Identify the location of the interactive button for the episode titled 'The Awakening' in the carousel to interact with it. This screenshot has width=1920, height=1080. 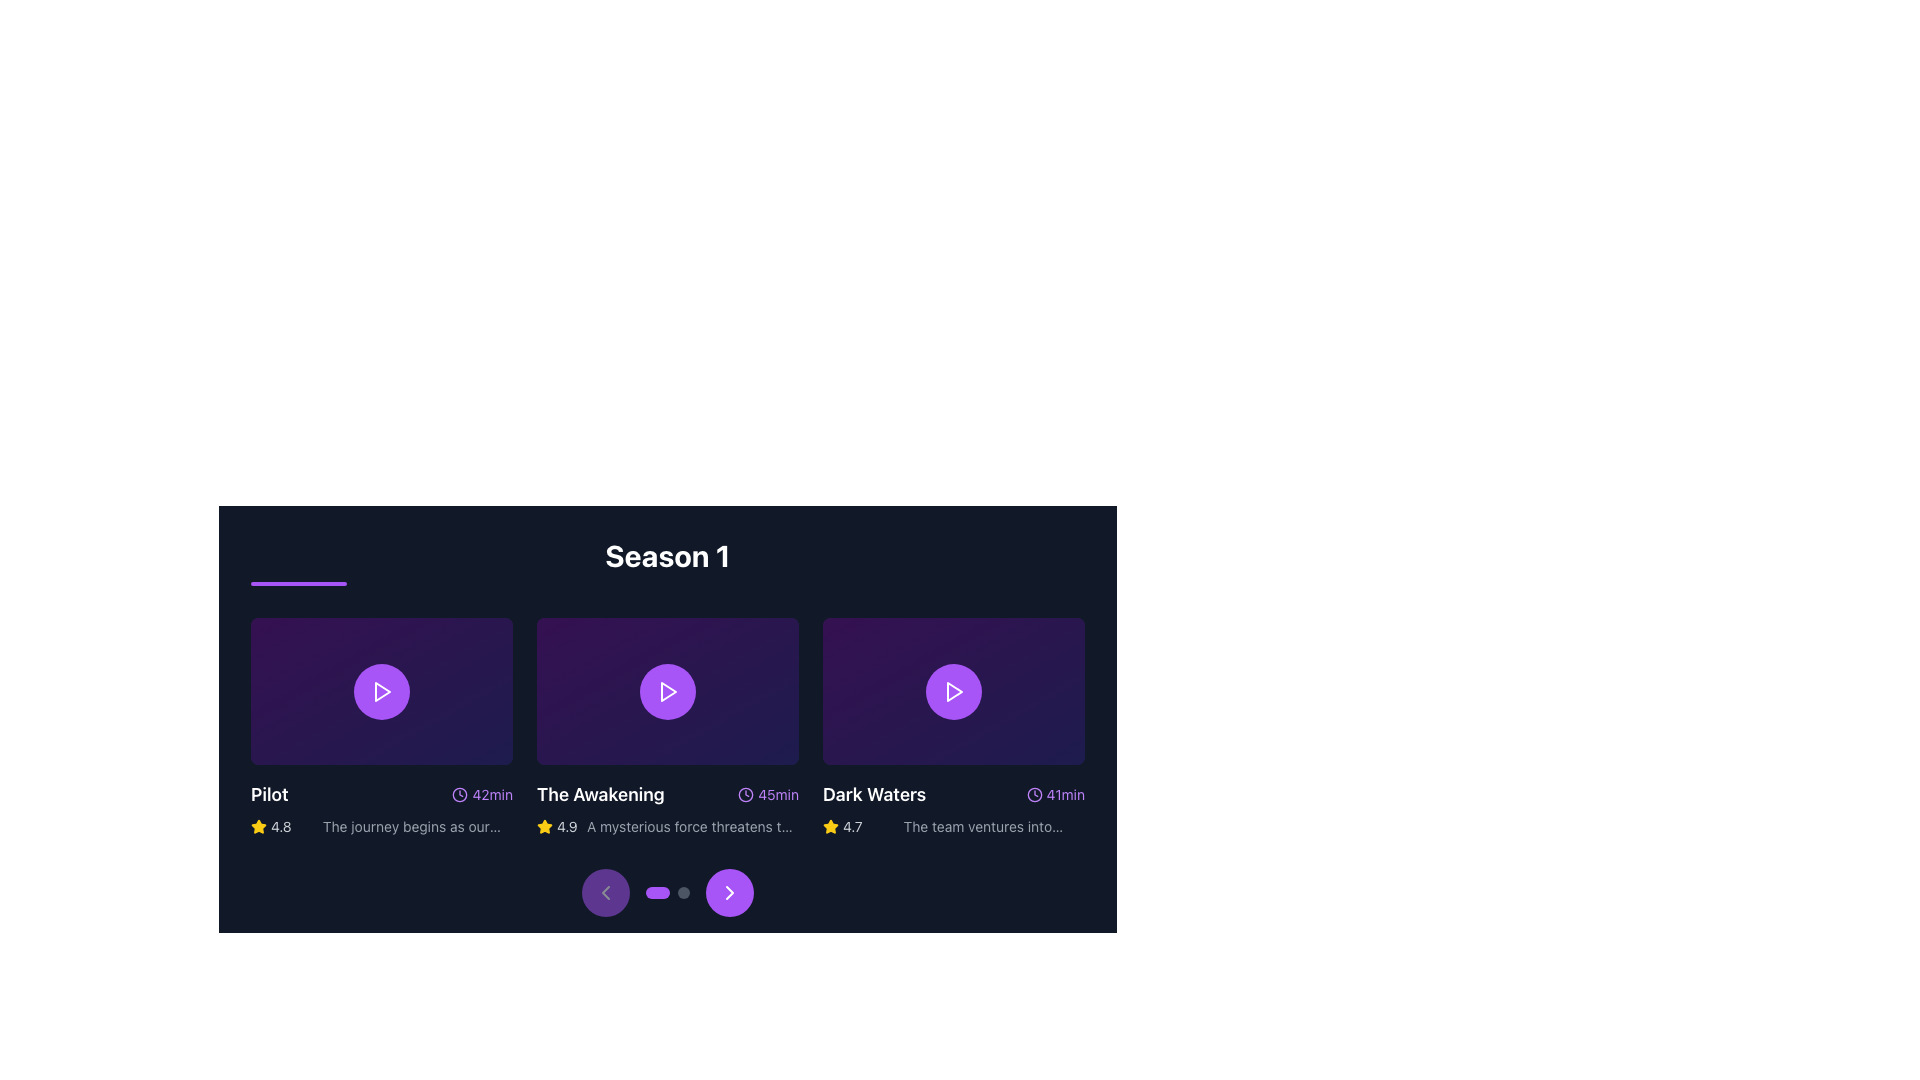
(667, 689).